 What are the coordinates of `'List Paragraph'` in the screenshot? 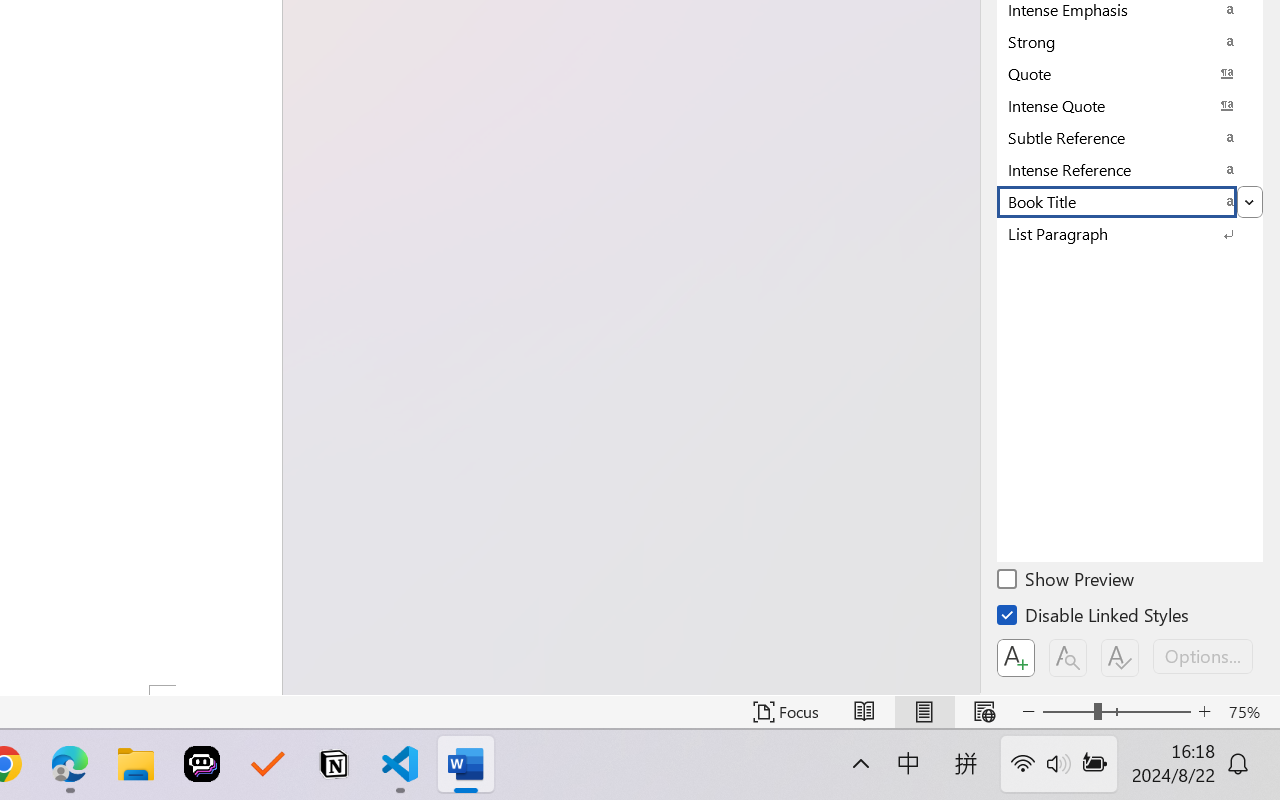 It's located at (1130, 233).